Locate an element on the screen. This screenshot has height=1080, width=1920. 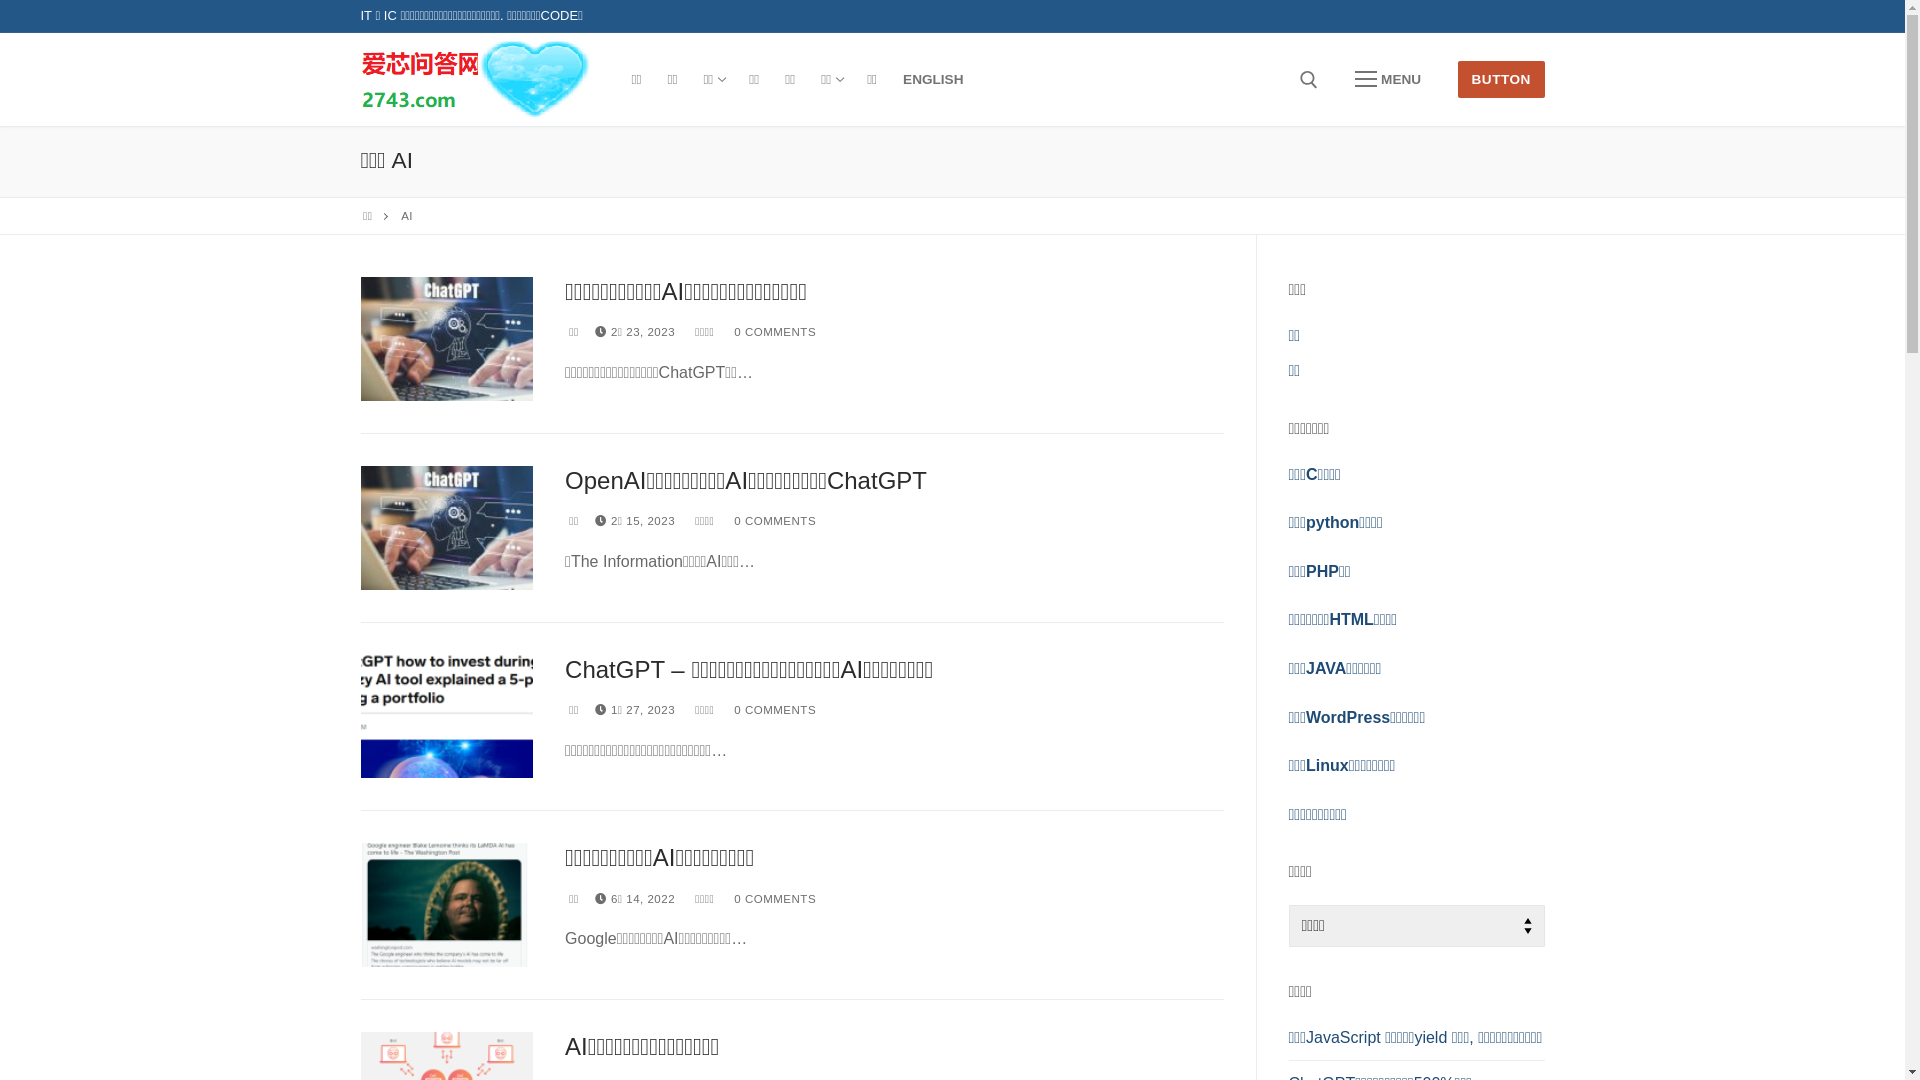
'MENU' is located at coordinates (1334, 79).